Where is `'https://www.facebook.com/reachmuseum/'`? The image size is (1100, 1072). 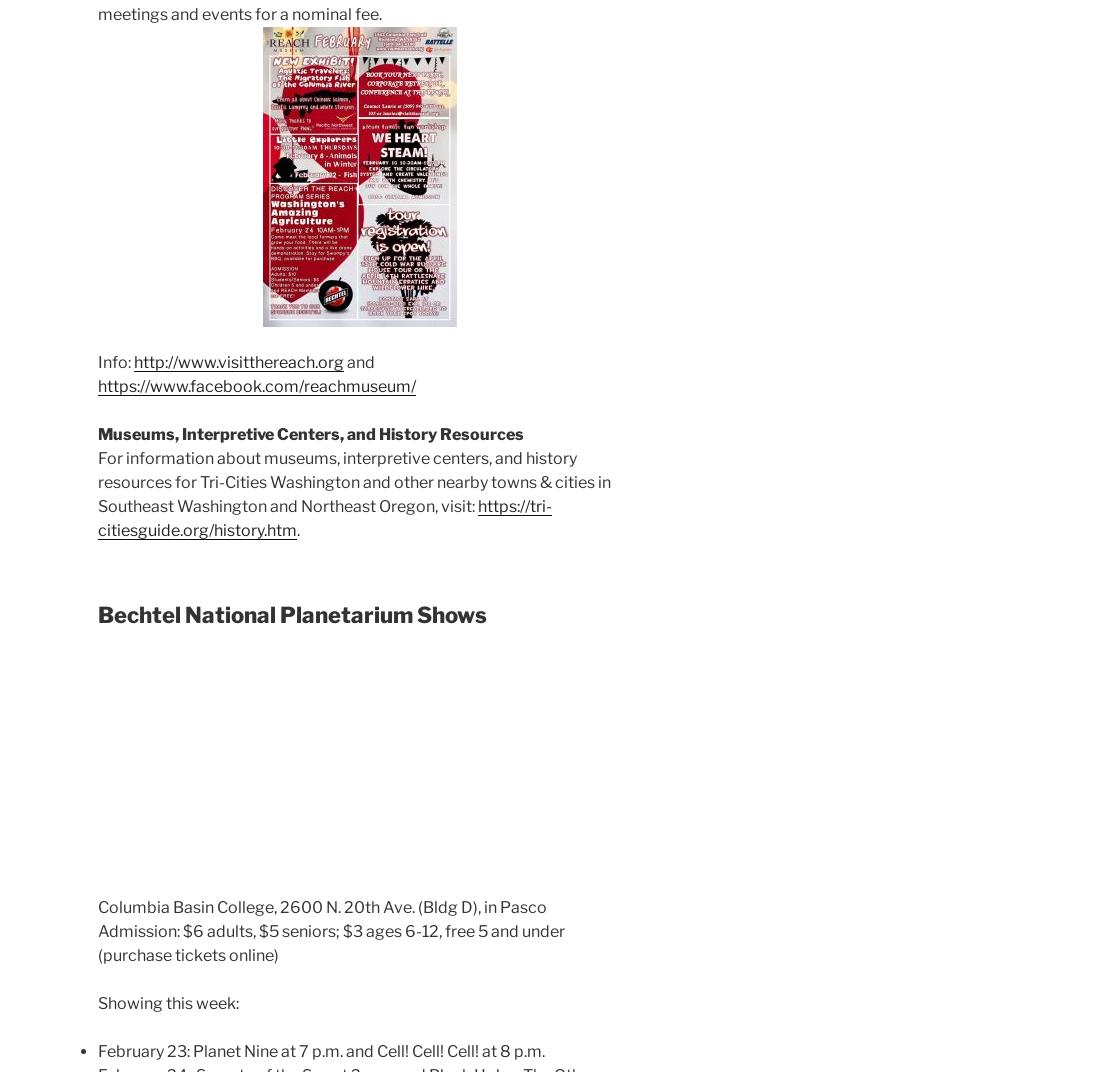 'https://www.facebook.com/reachmuseum/' is located at coordinates (256, 386).